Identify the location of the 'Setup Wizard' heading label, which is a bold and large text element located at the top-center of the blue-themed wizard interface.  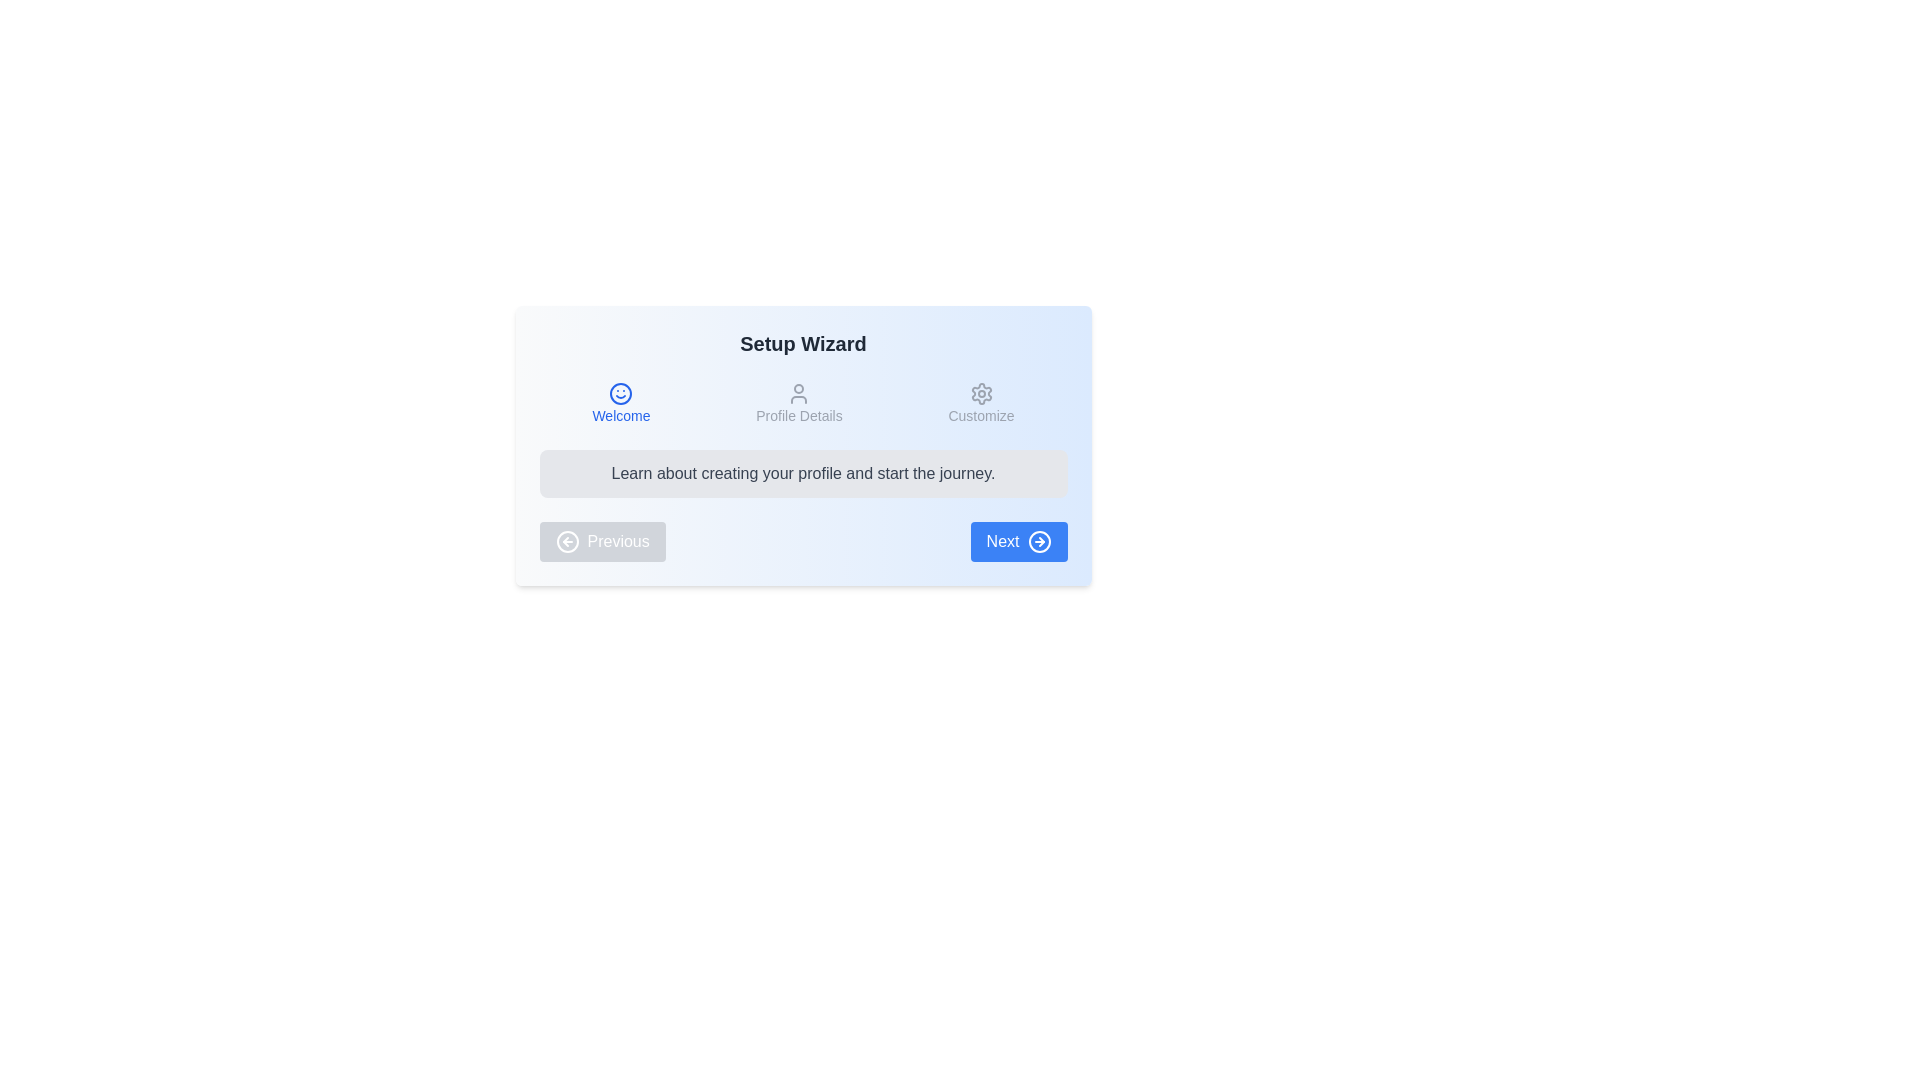
(803, 342).